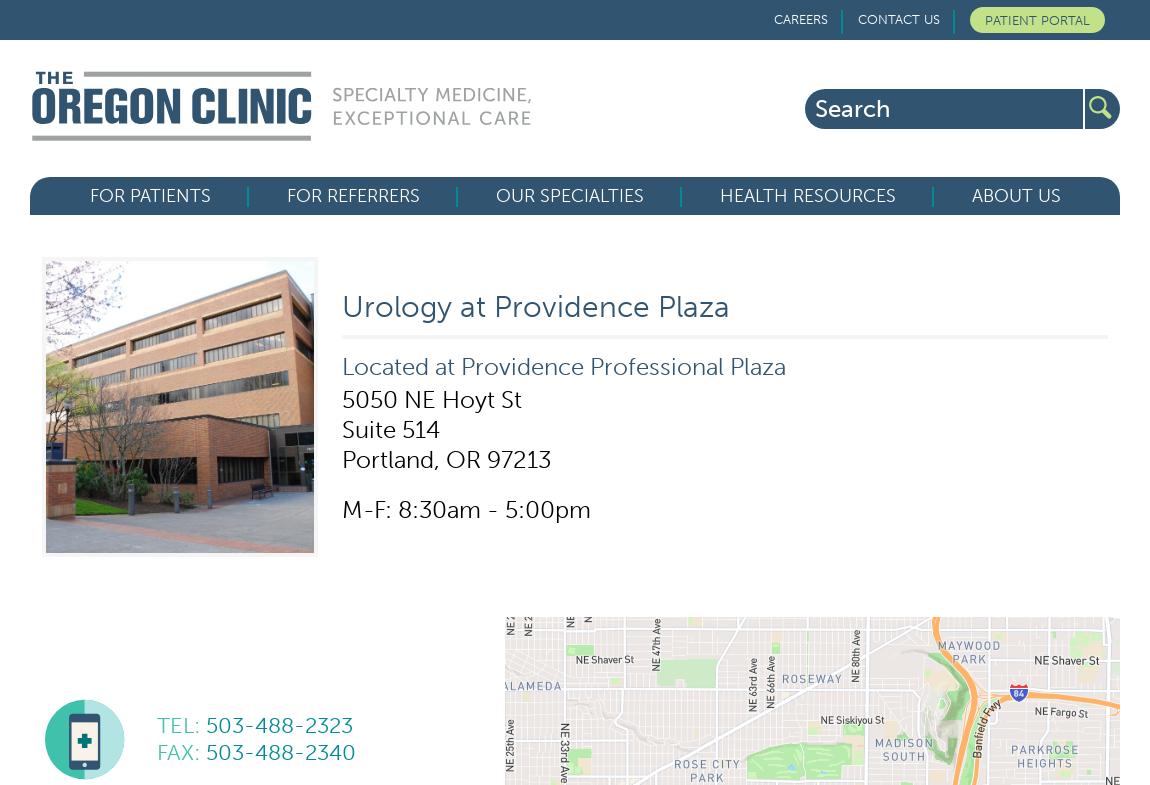  What do you see at coordinates (563, 365) in the screenshot?
I see `'Located at Providence Professional Plaza'` at bounding box center [563, 365].